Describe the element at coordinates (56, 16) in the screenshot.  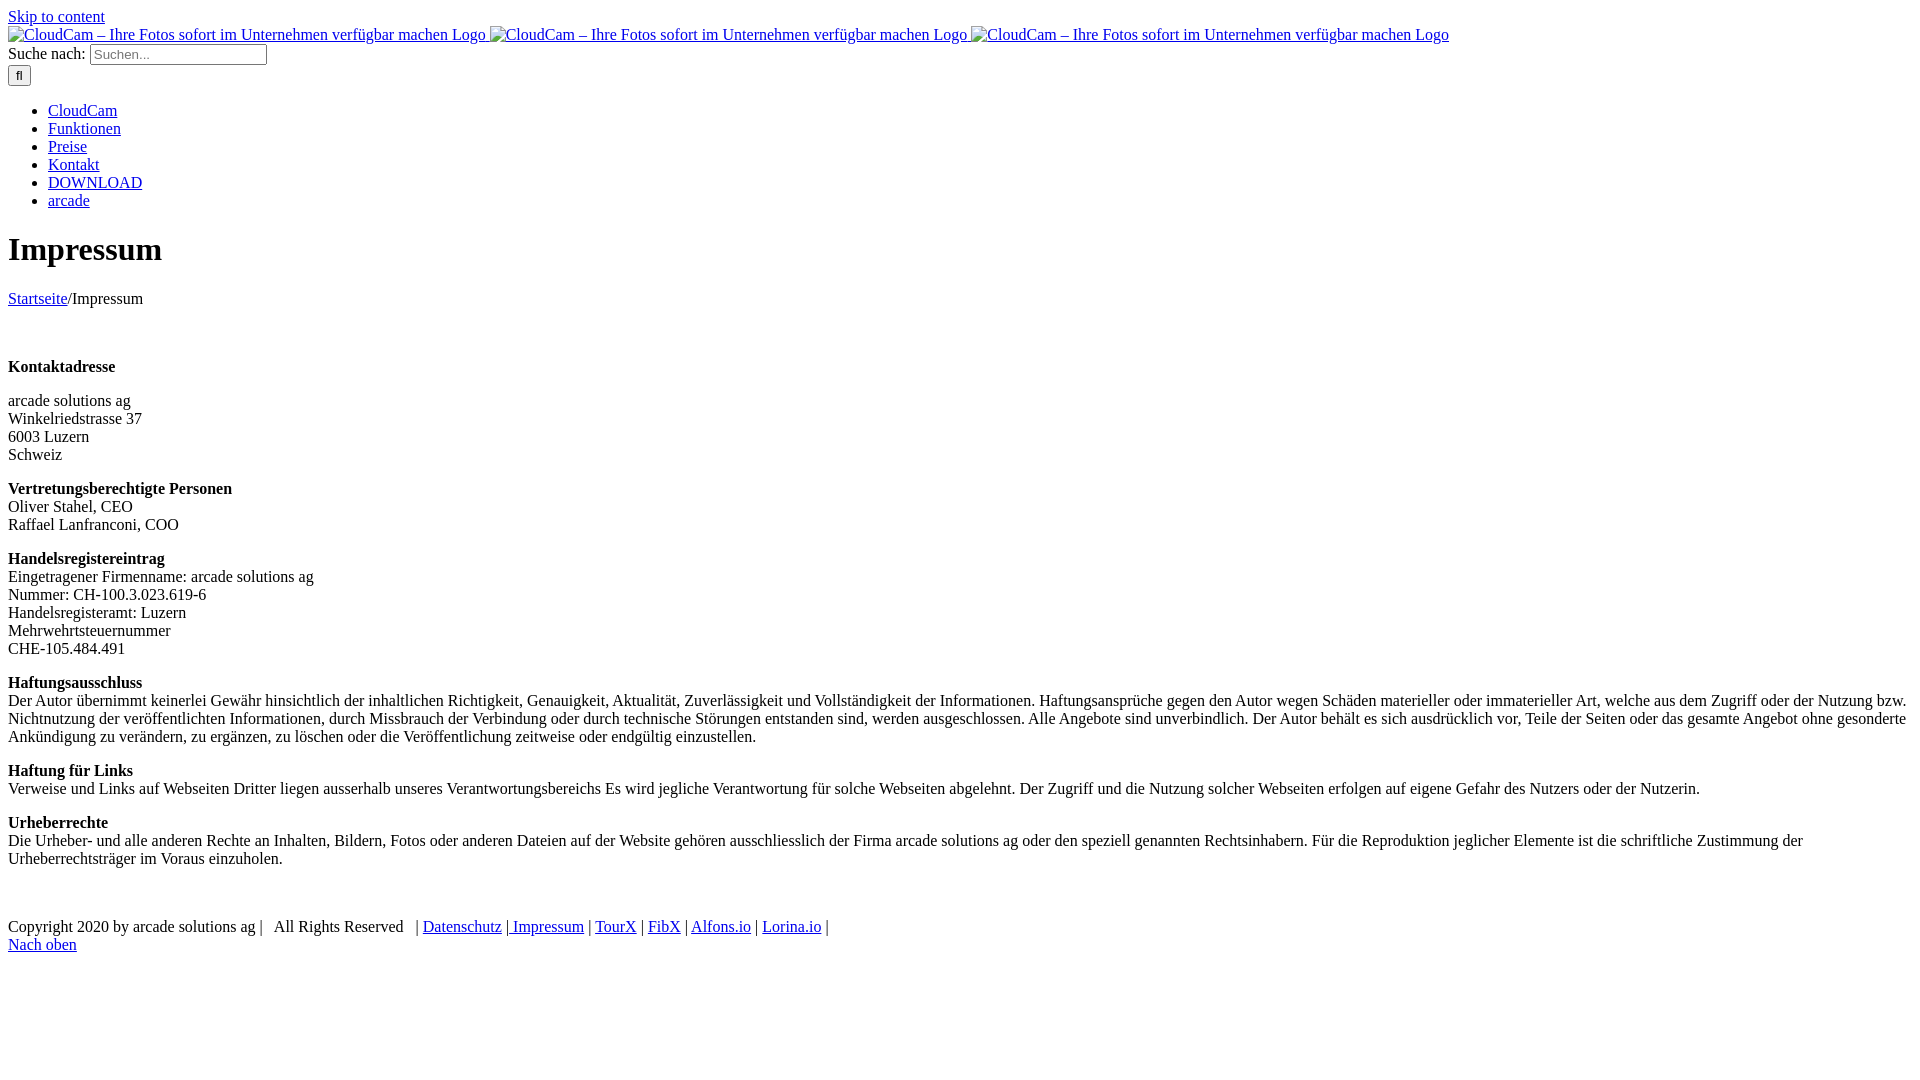
I see `'Skip to content'` at that location.